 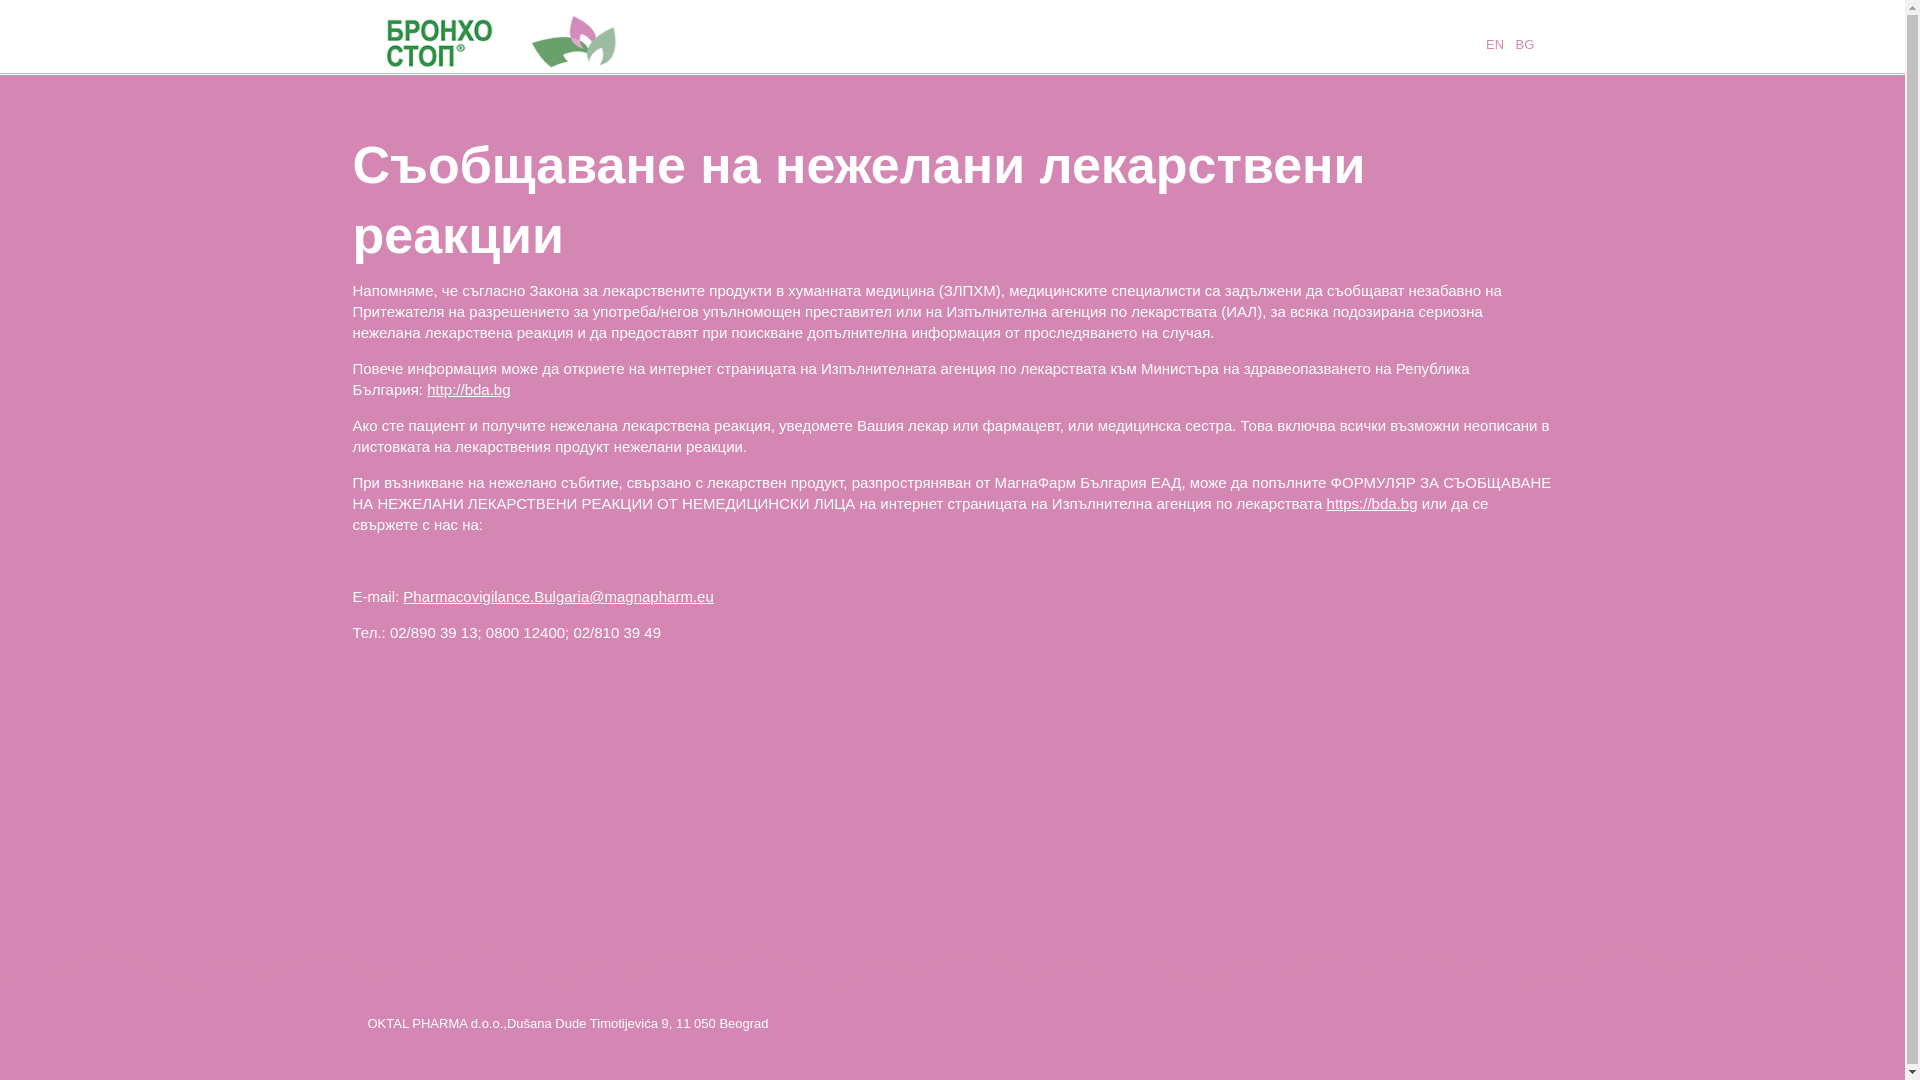 I want to click on 'BG', so click(x=1512, y=44).